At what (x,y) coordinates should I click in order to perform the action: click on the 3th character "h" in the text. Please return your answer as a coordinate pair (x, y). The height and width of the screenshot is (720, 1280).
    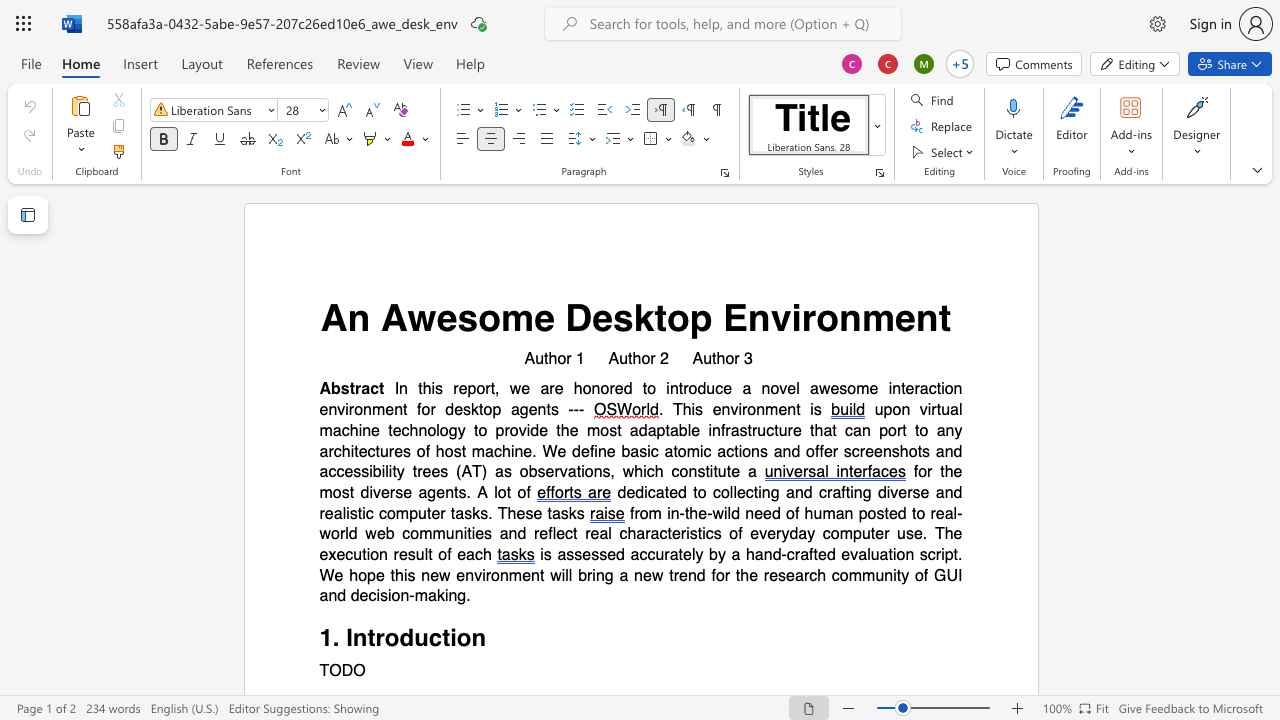
    Looking at the image, I should click on (630, 533).